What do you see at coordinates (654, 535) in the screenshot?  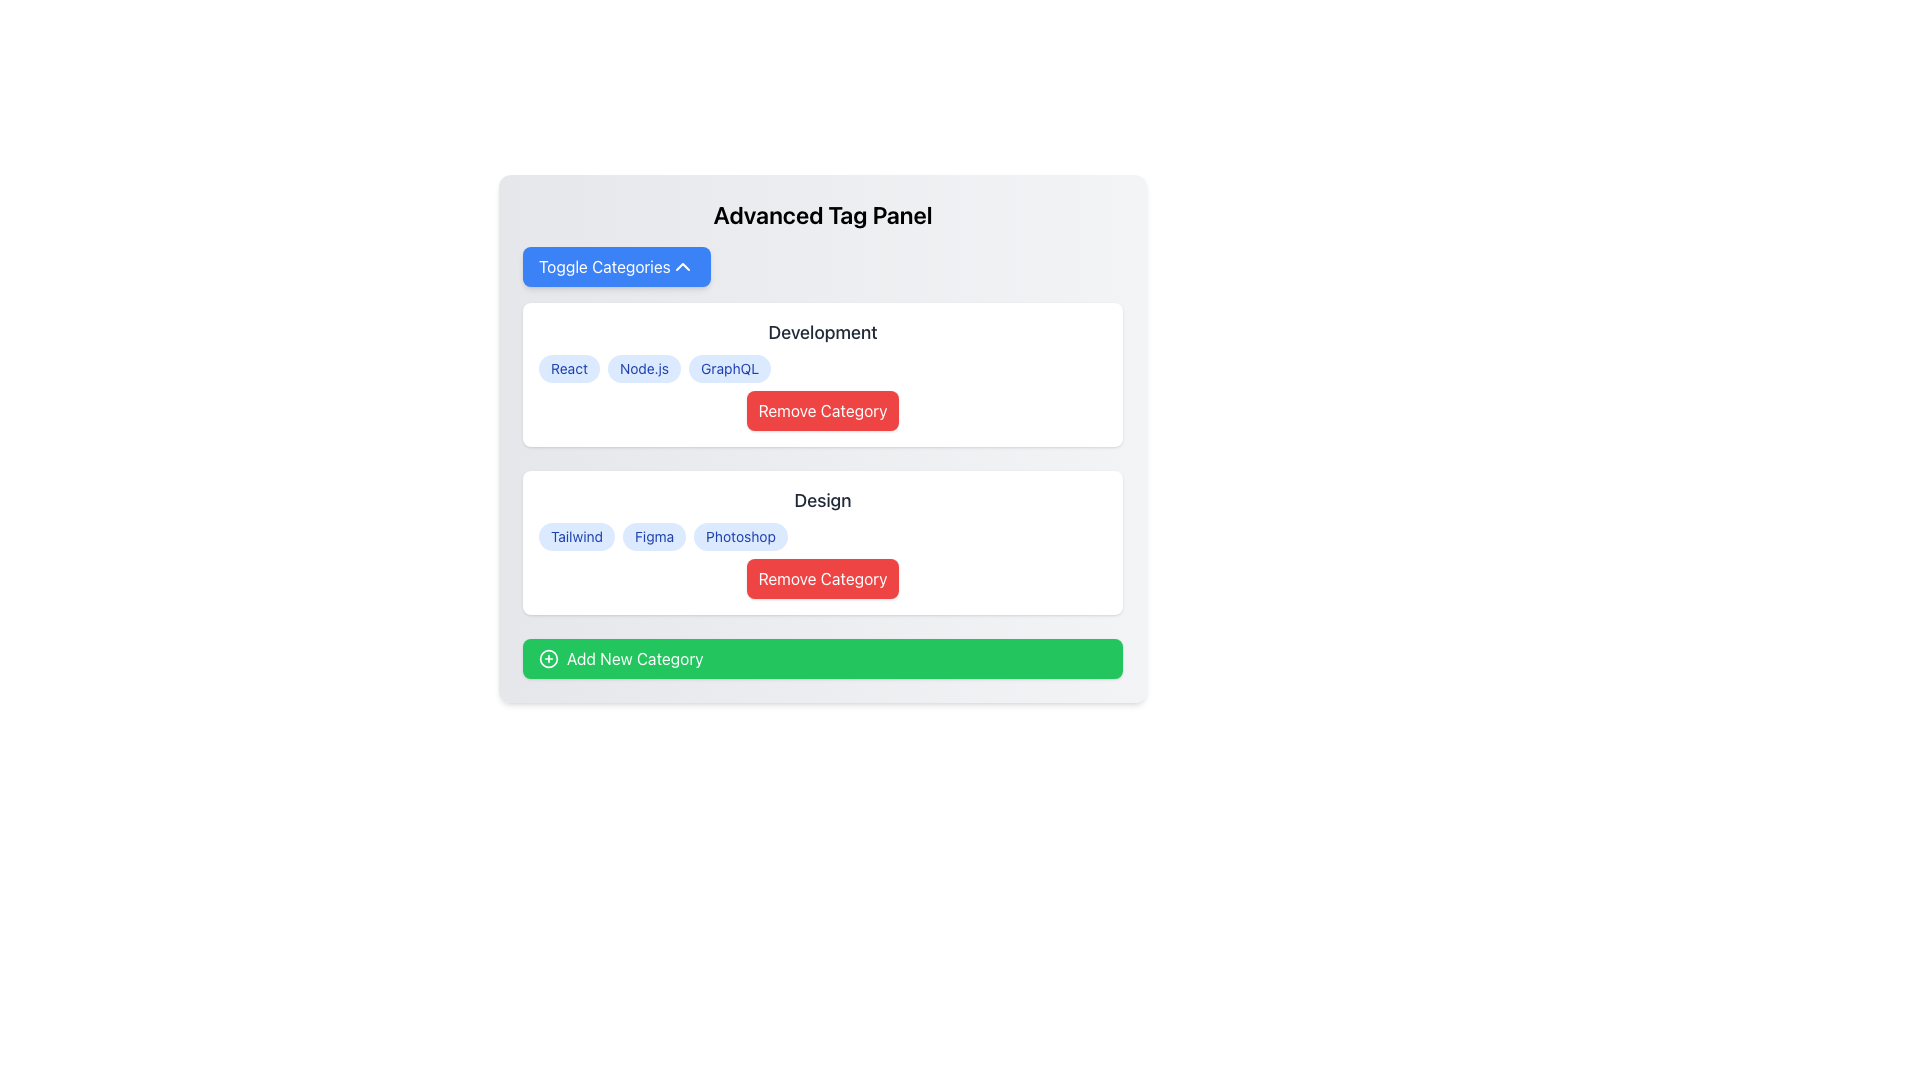 I see `the 'Figma' category label in the 'Design' section, which is positioned in the middle of three labels: 'Tailwind', 'Figma', 'Photoshop'` at bounding box center [654, 535].